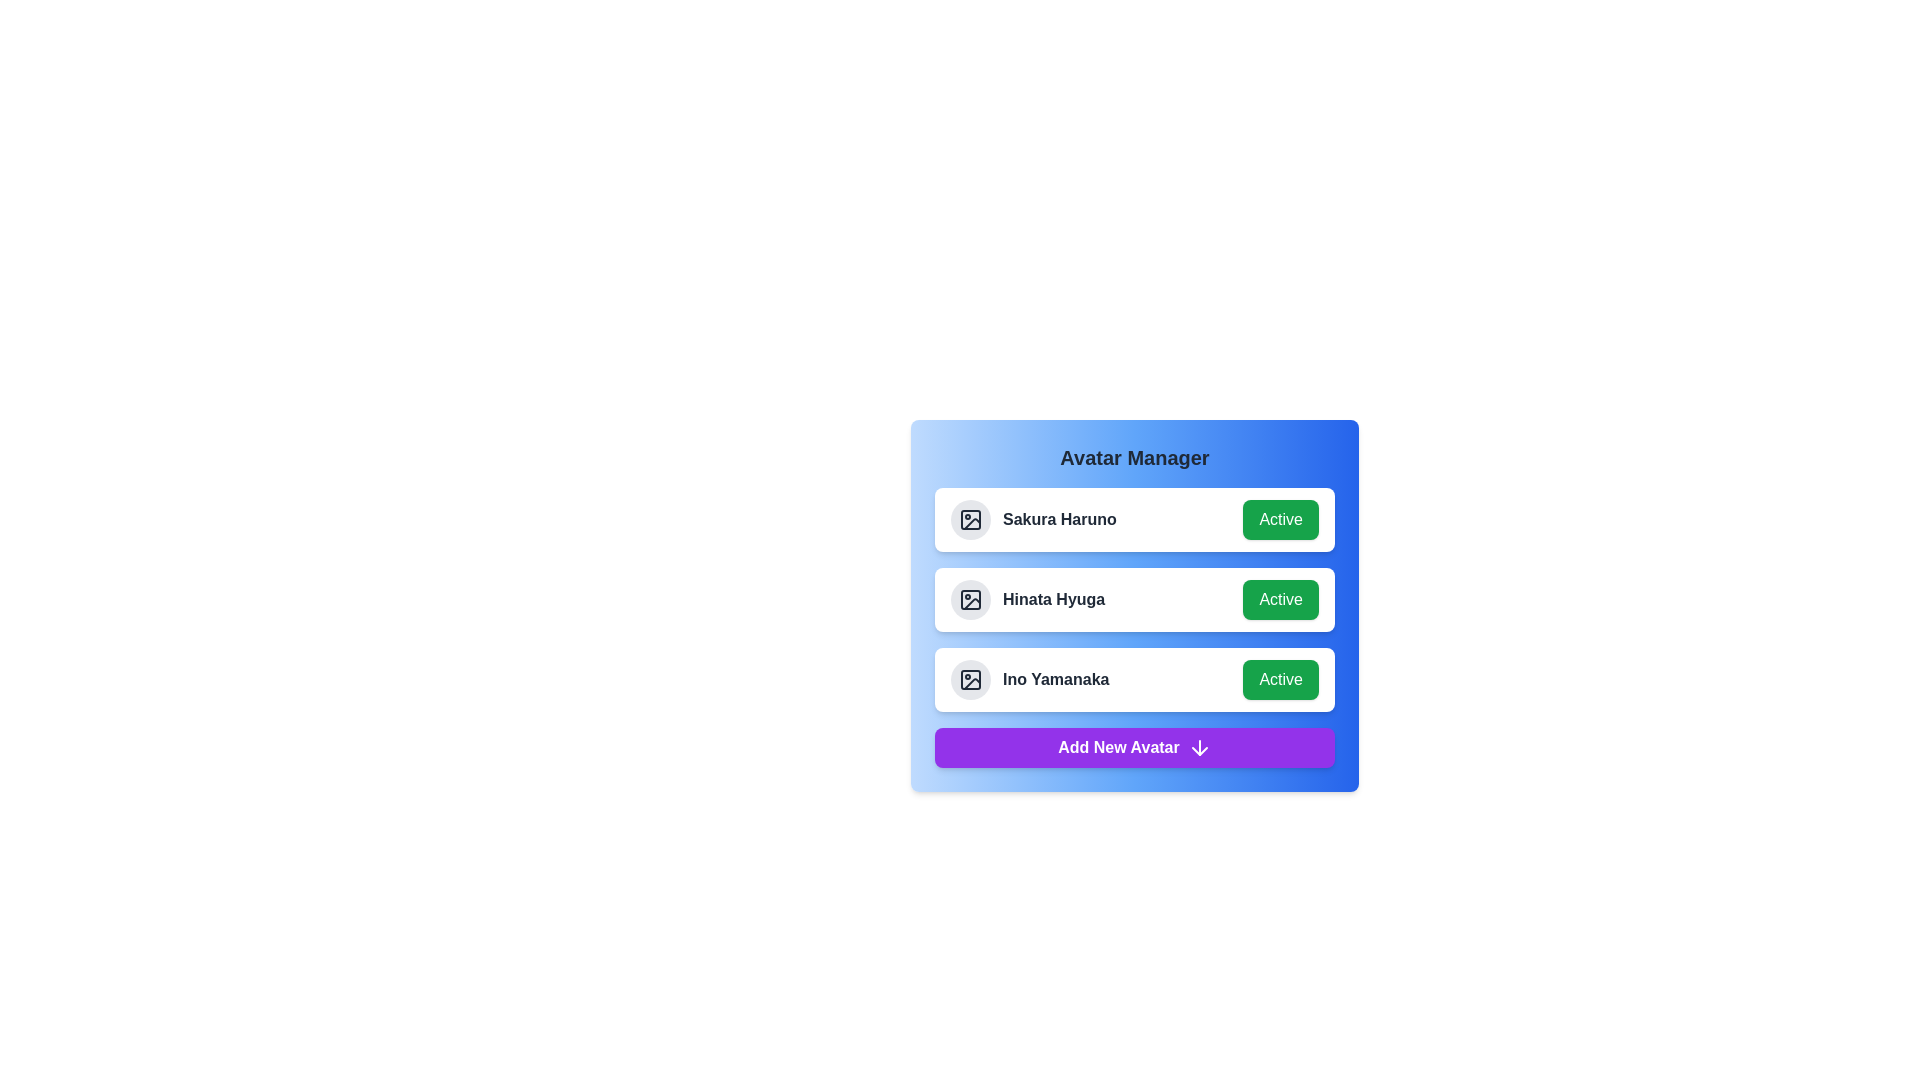  Describe the element at coordinates (1281, 678) in the screenshot. I see `the button` at that location.